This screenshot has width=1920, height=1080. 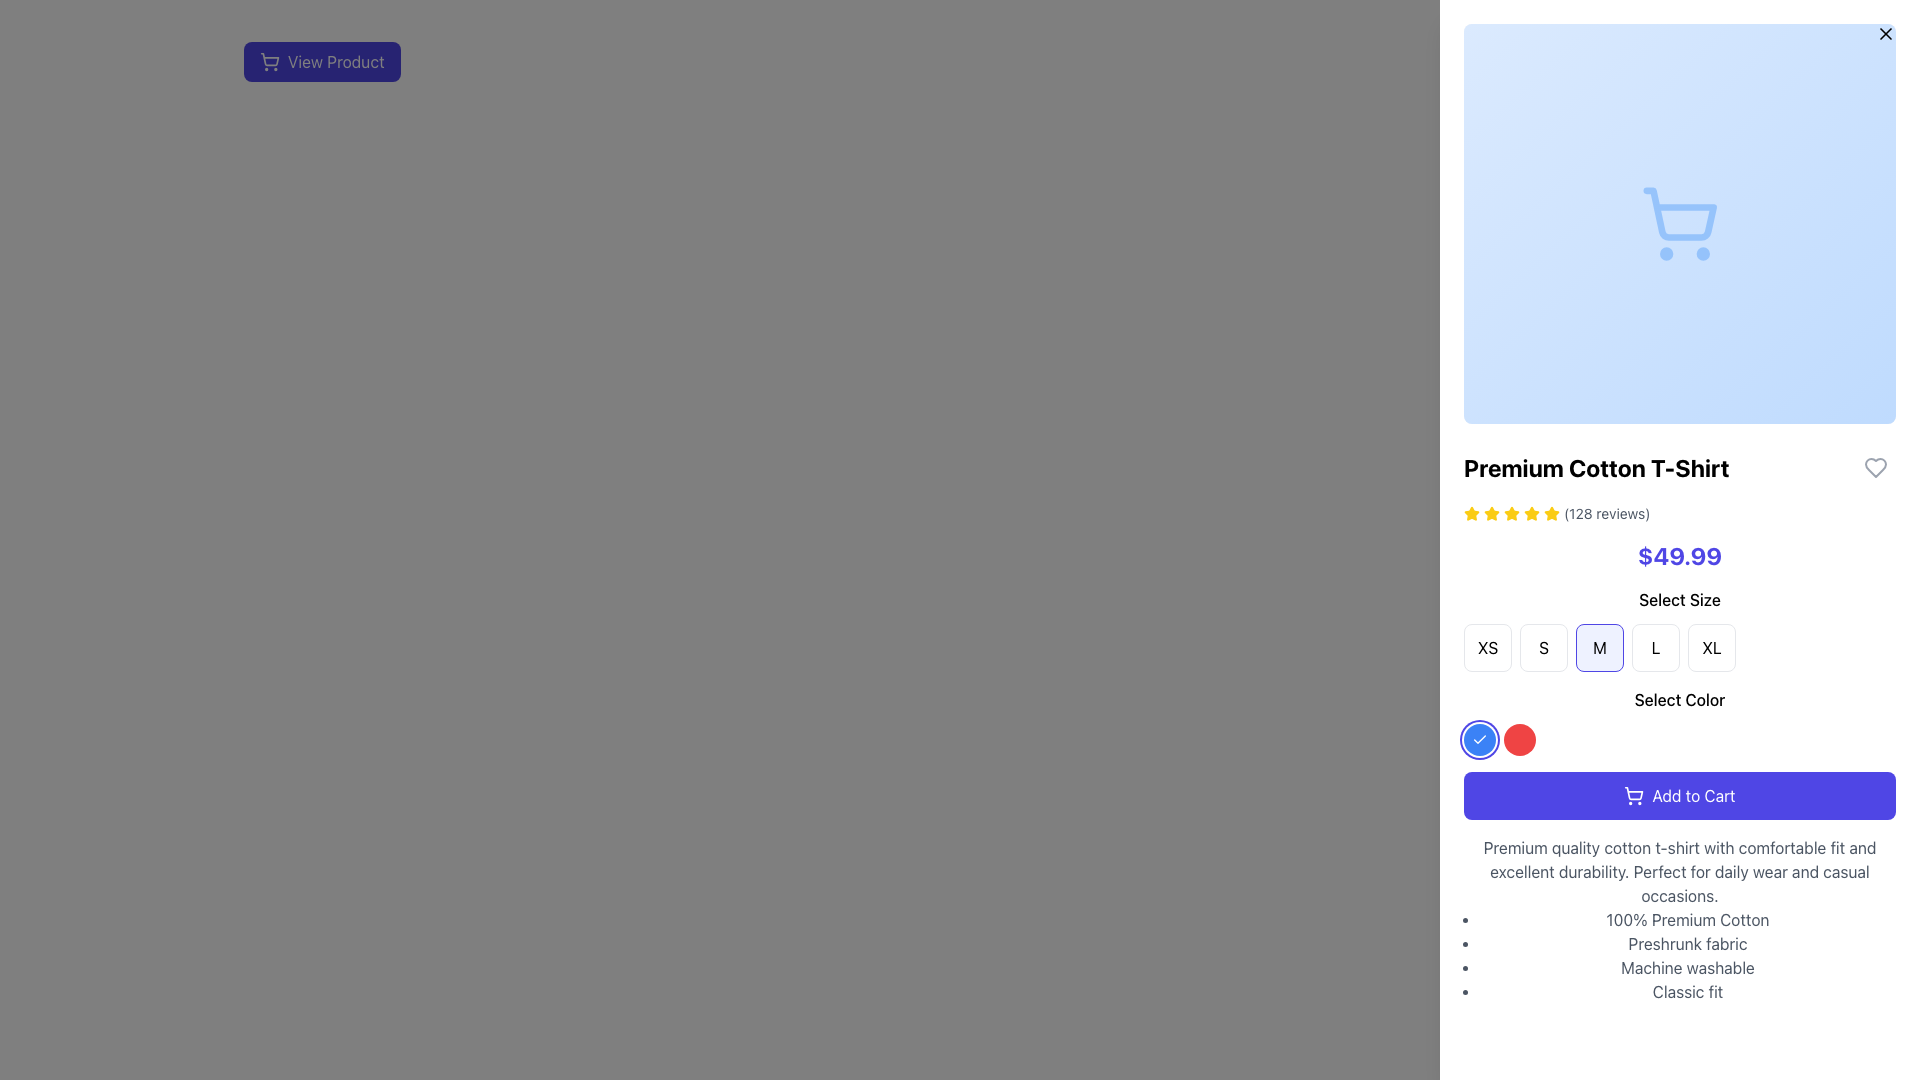 What do you see at coordinates (882, 60) in the screenshot?
I see `the product detail button located at the upper-left side of the interface` at bounding box center [882, 60].